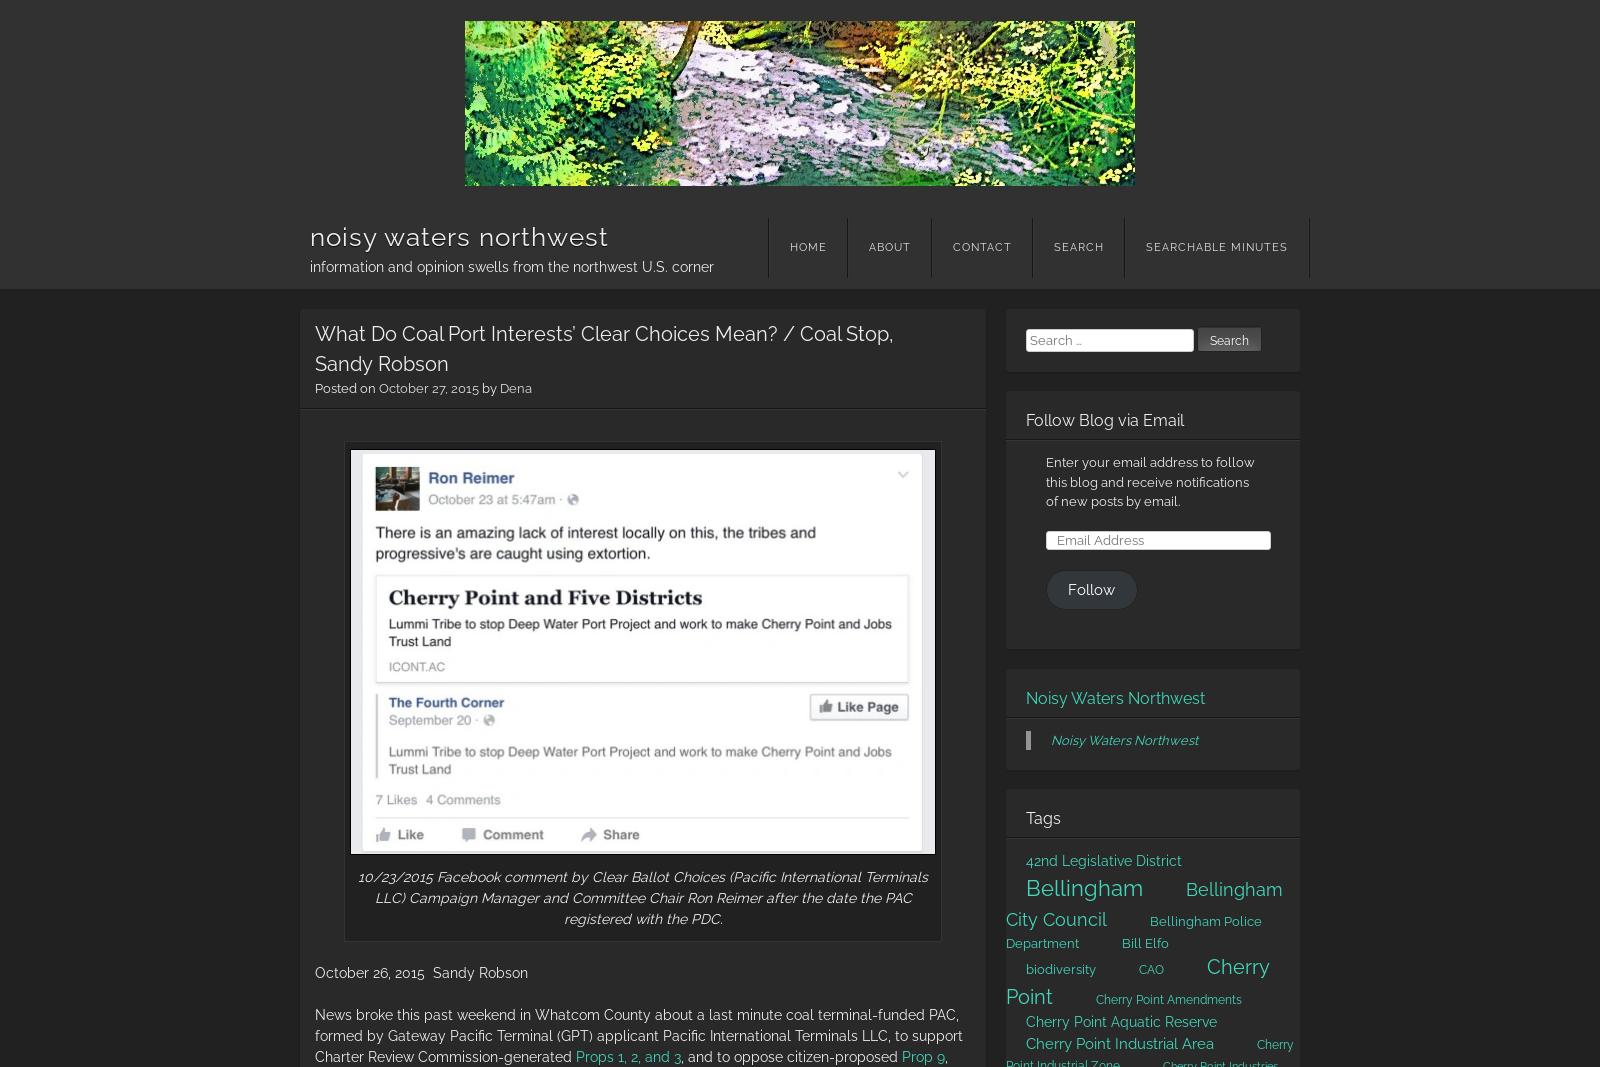 The width and height of the screenshot is (1600, 1067). Describe the element at coordinates (1150, 480) in the screenshot. I see `'Enter your email address to follow this blog and receive notifications of new posts by email.'` at that location.